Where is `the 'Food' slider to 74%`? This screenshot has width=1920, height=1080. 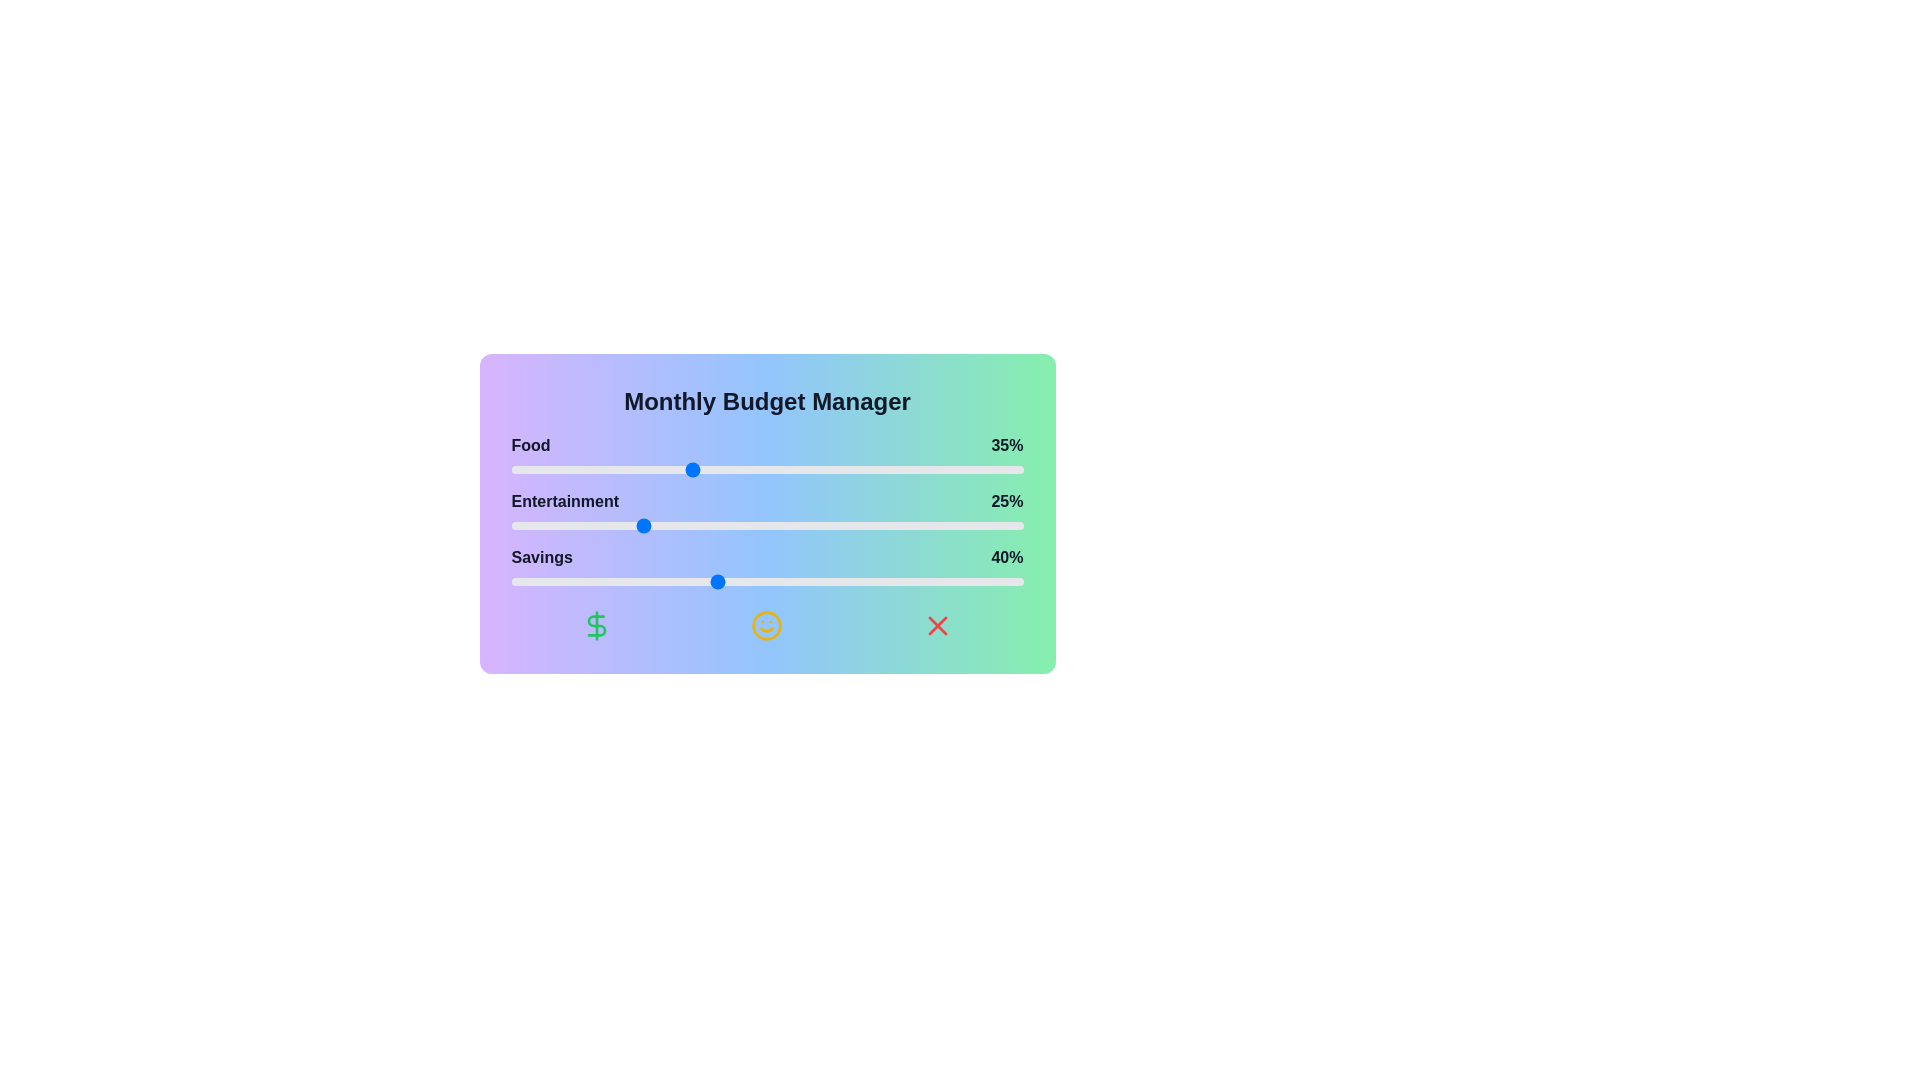 the 'Food' slider to 74% is located at coordinates (889, 470).